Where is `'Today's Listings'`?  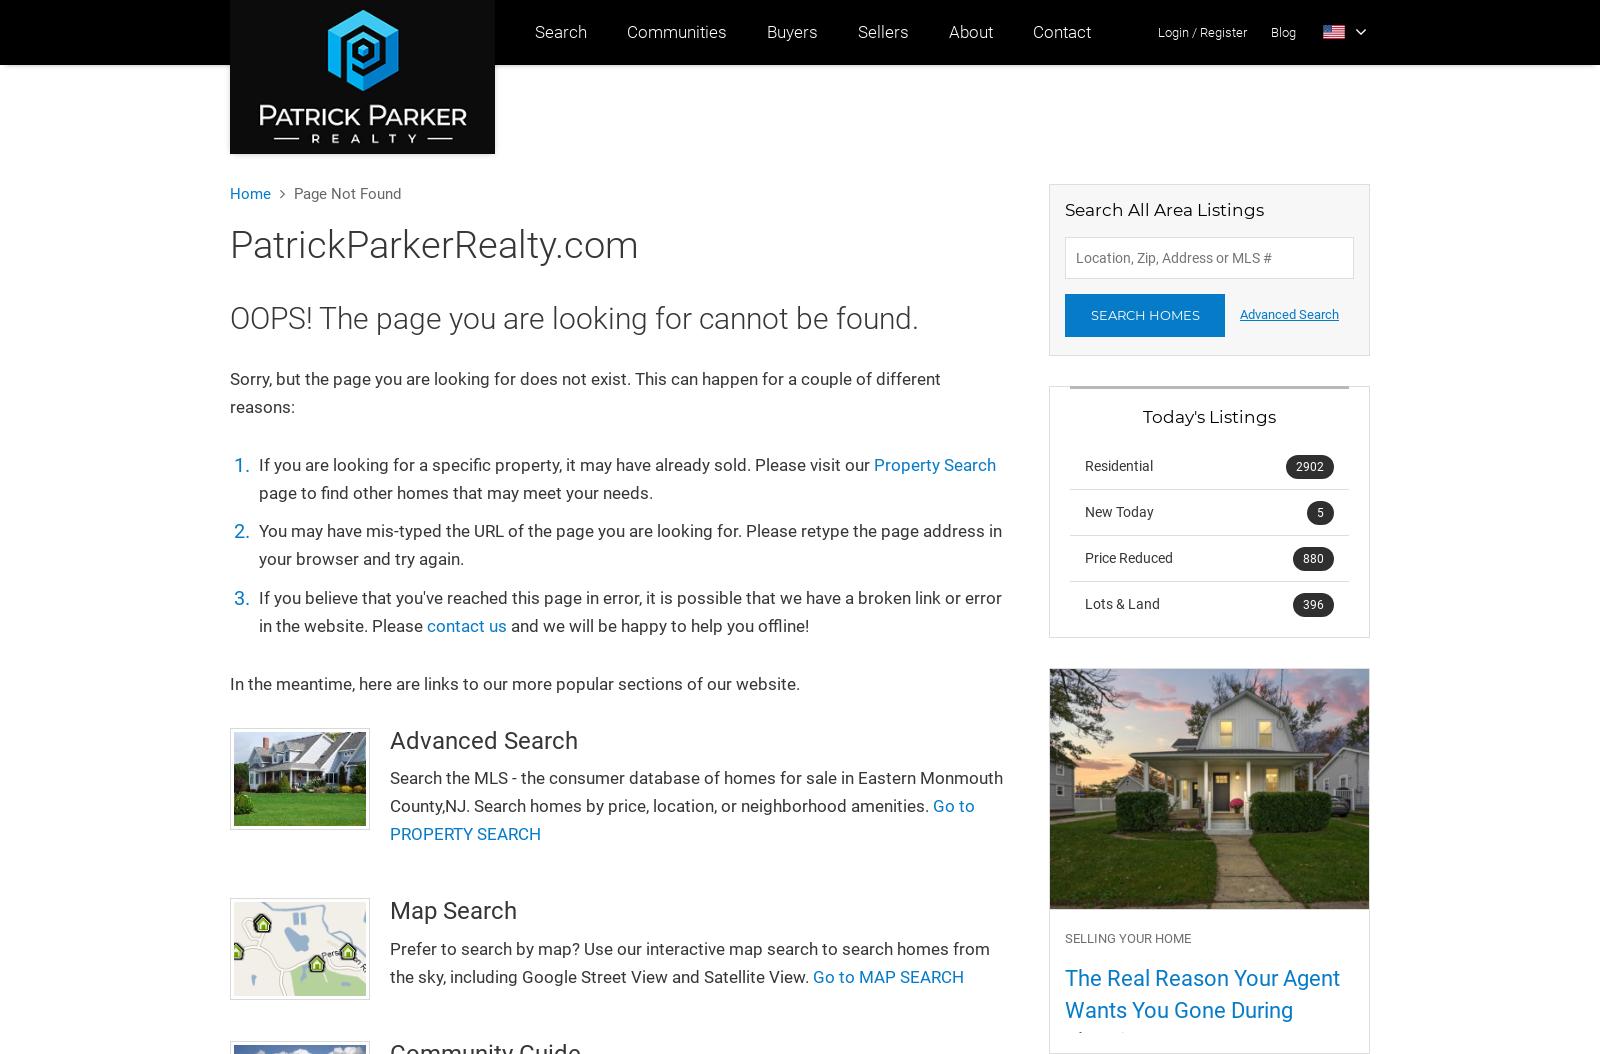 'Today's Listings' is located at coordinates (1208, 415).